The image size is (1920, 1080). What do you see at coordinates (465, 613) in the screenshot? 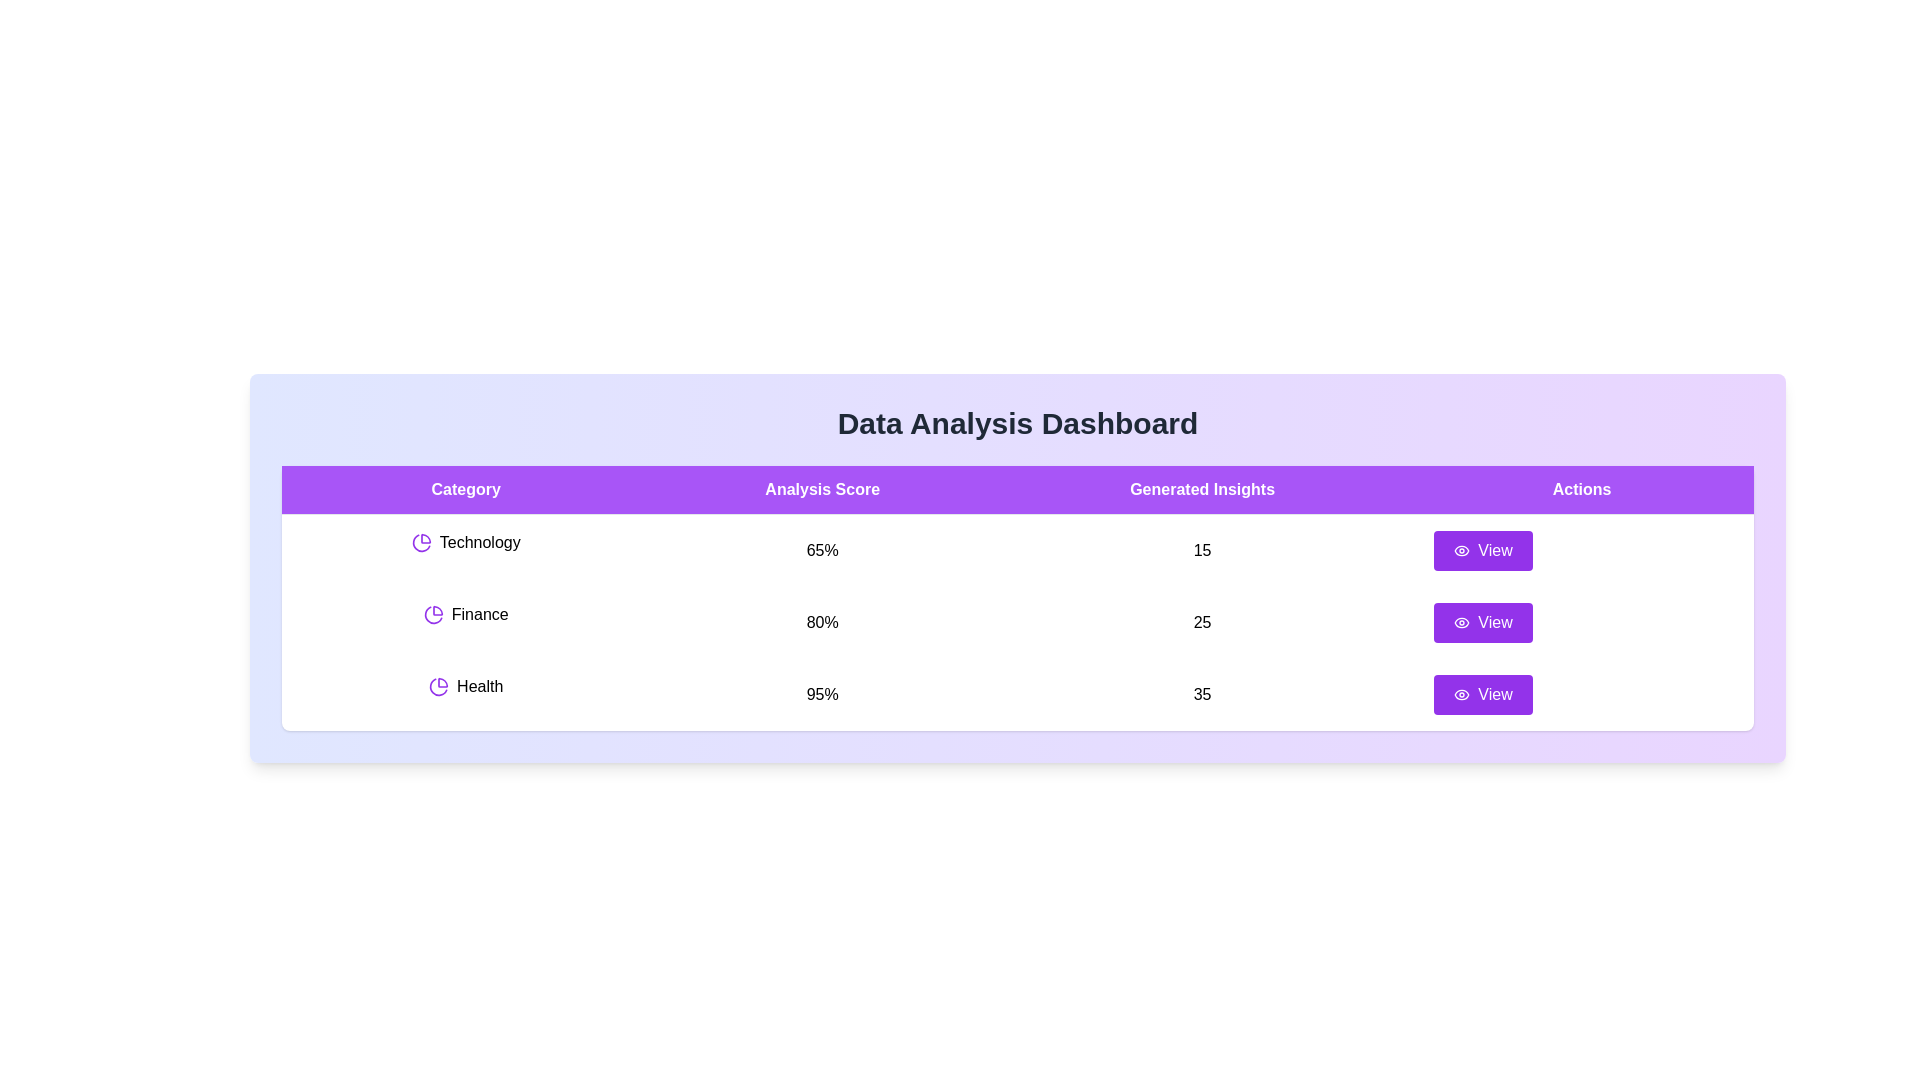
I see `the text element labeled Finance` at bounding box center [465, 613].